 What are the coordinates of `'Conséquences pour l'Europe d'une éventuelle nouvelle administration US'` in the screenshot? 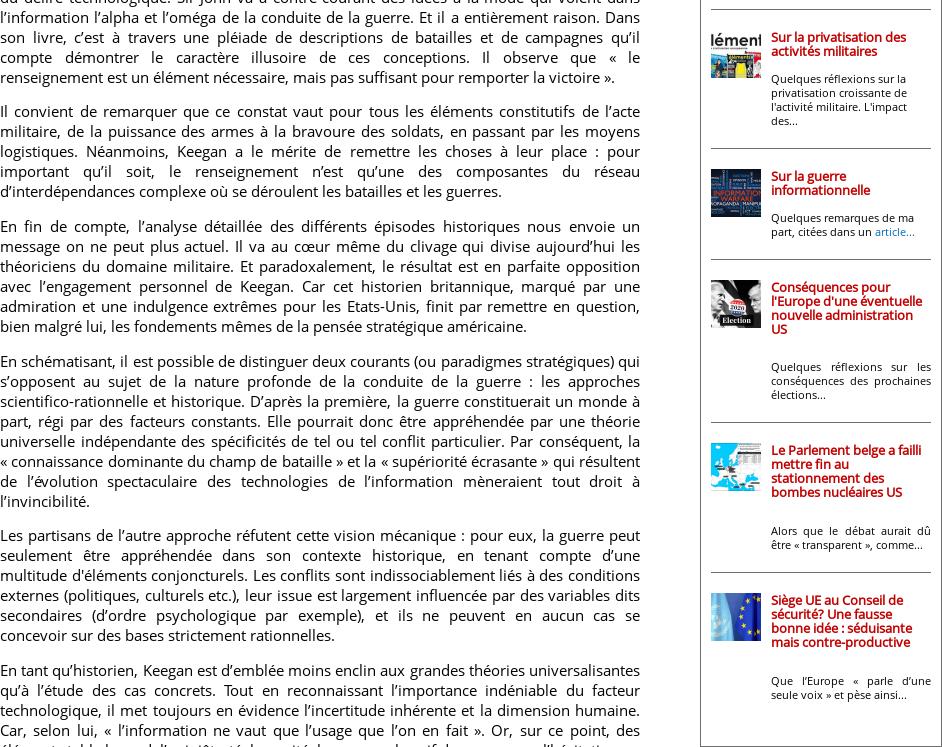 It's located at (771, 306).